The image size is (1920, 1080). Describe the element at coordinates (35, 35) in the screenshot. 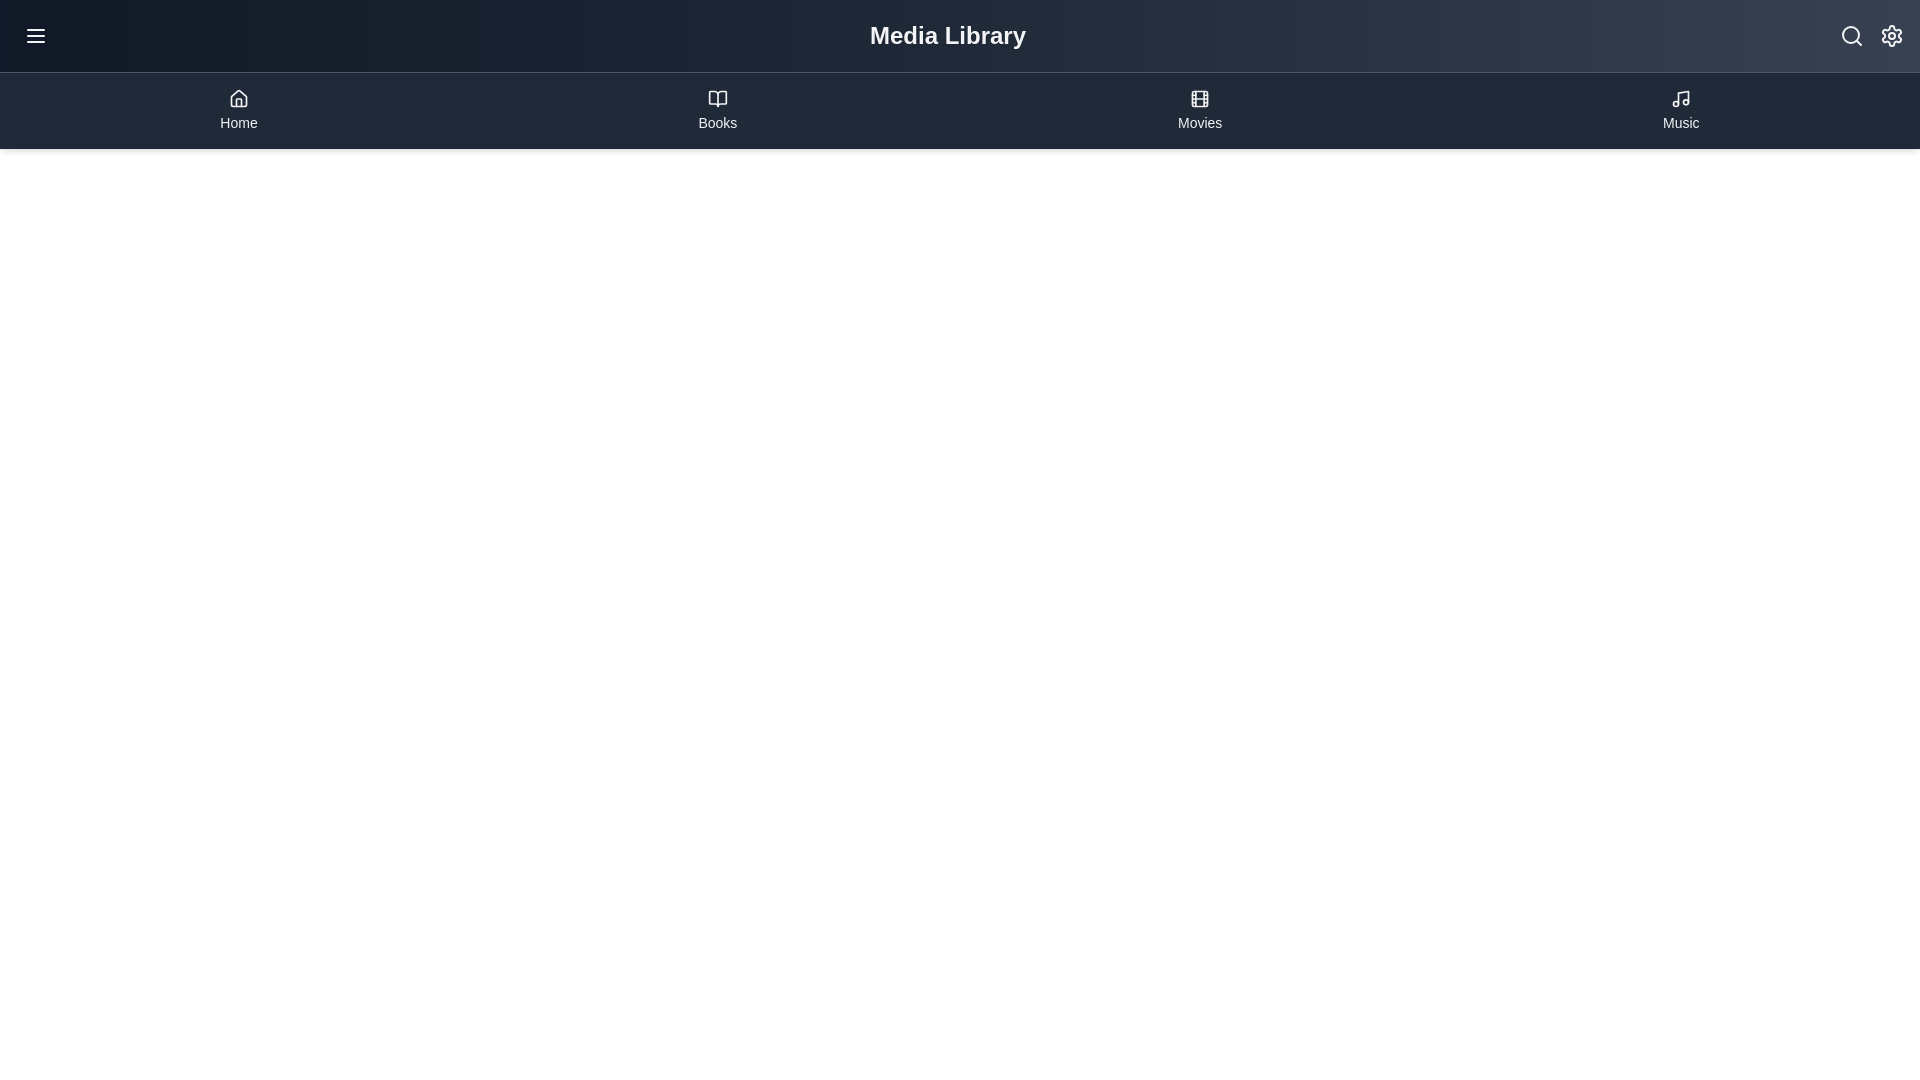

I see `the menu toggle button to toggle the menu visibility` at that location.